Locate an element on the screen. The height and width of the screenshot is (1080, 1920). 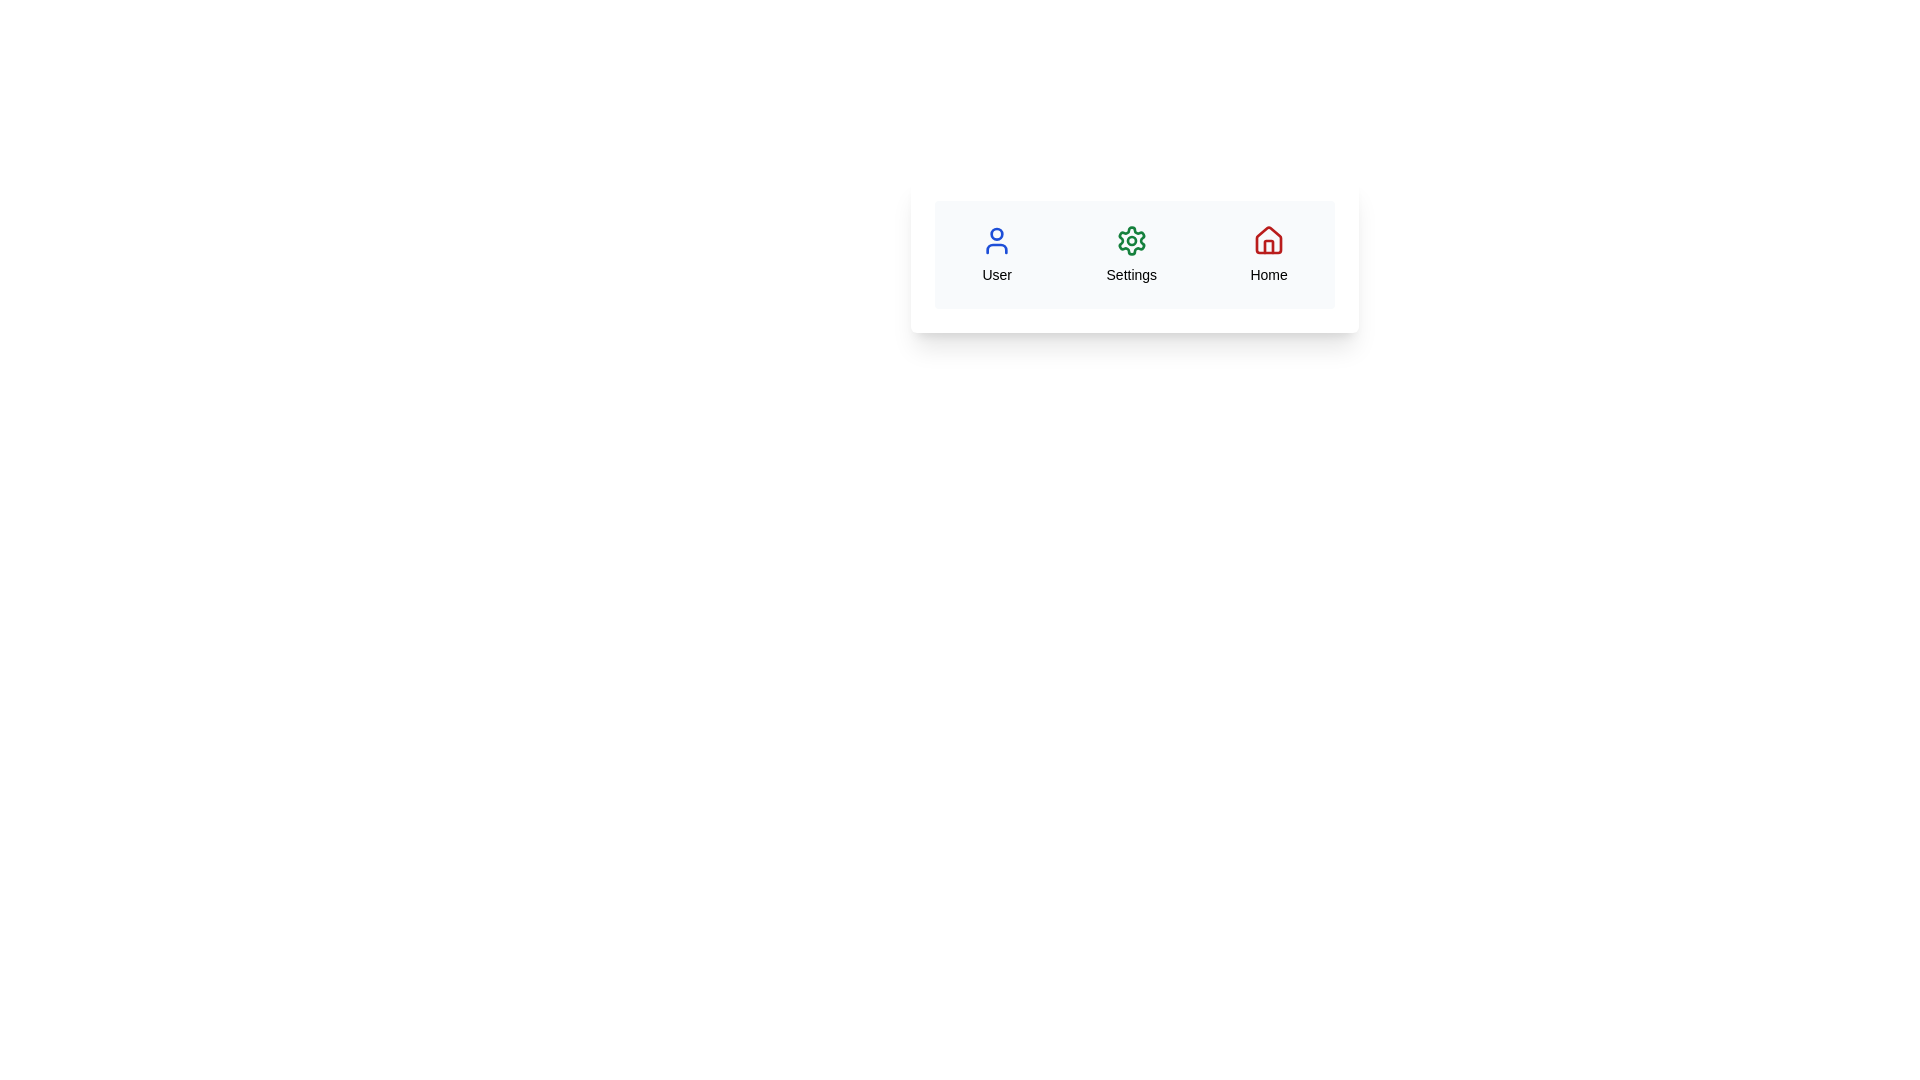
the gear icon representing settings is located at coordinates (1131, 239).